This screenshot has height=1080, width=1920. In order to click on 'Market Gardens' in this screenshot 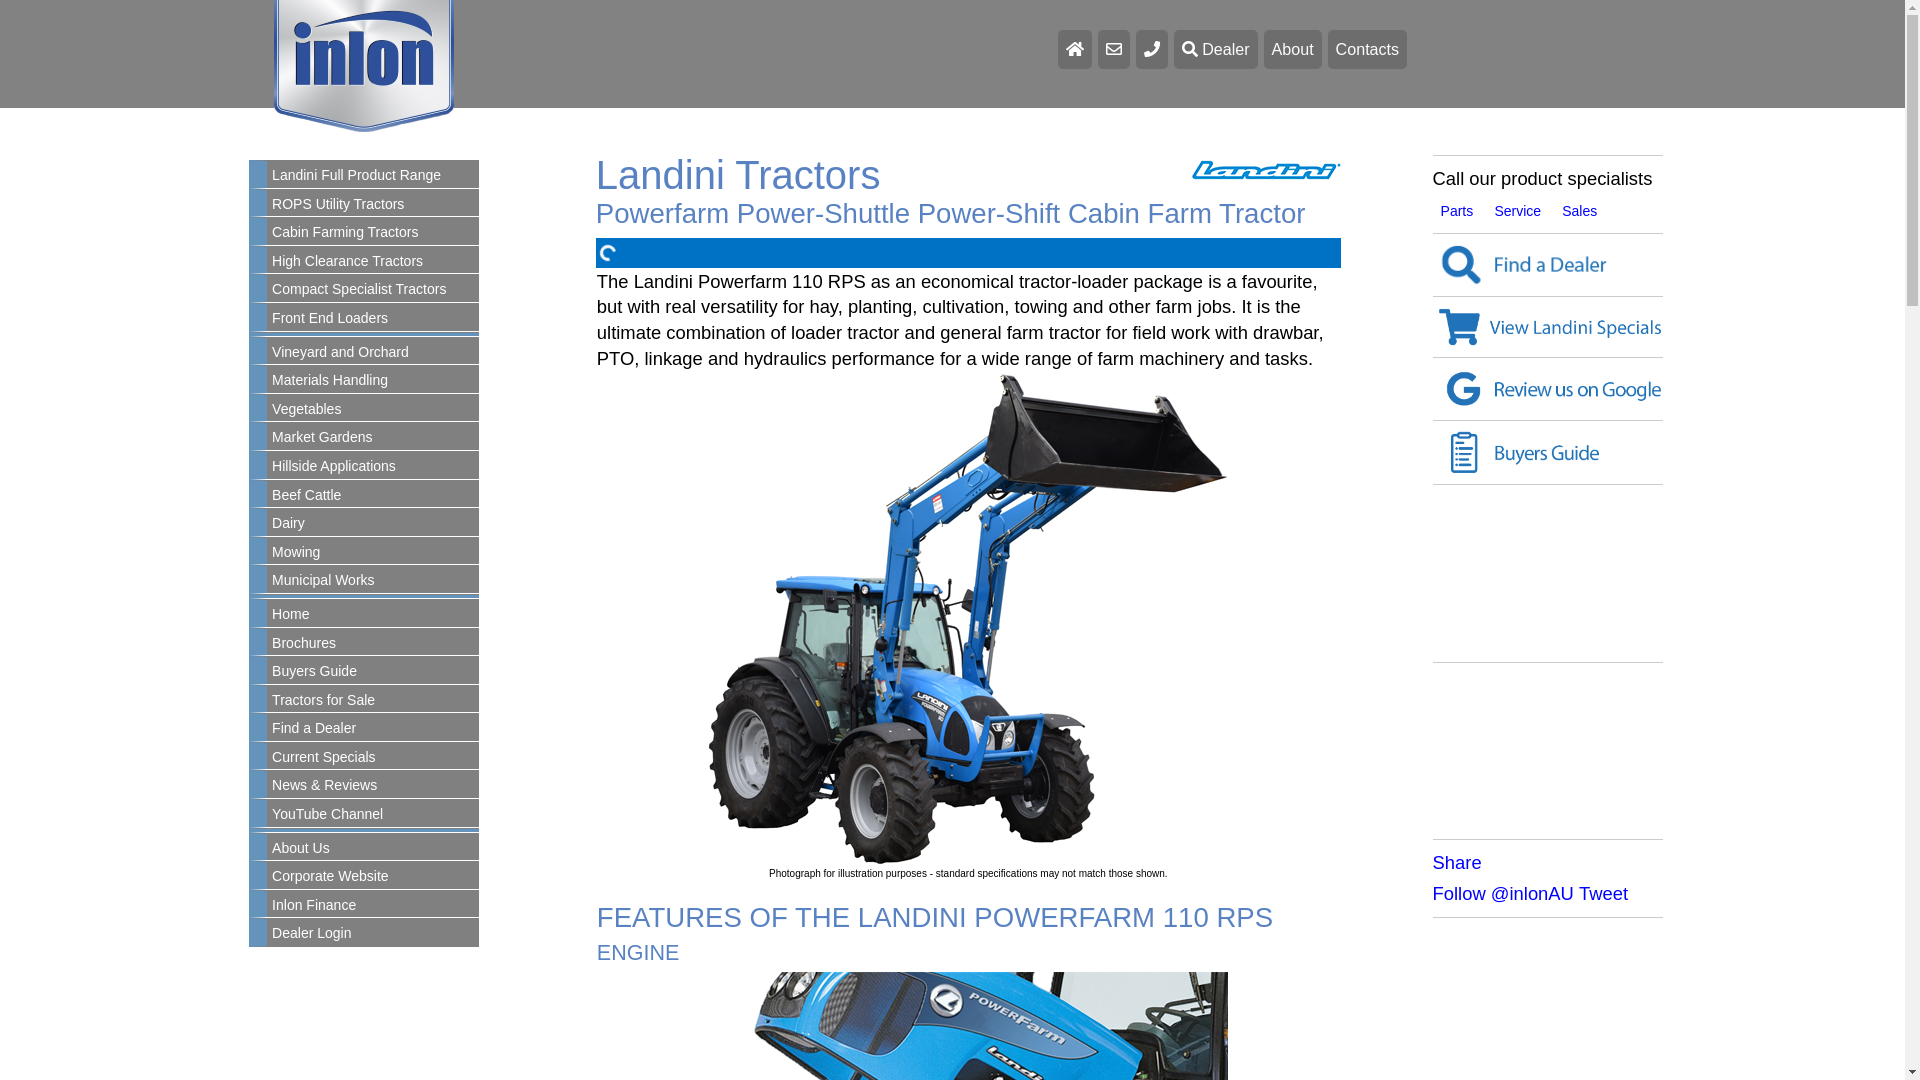, I will do `click(373, 437)`.